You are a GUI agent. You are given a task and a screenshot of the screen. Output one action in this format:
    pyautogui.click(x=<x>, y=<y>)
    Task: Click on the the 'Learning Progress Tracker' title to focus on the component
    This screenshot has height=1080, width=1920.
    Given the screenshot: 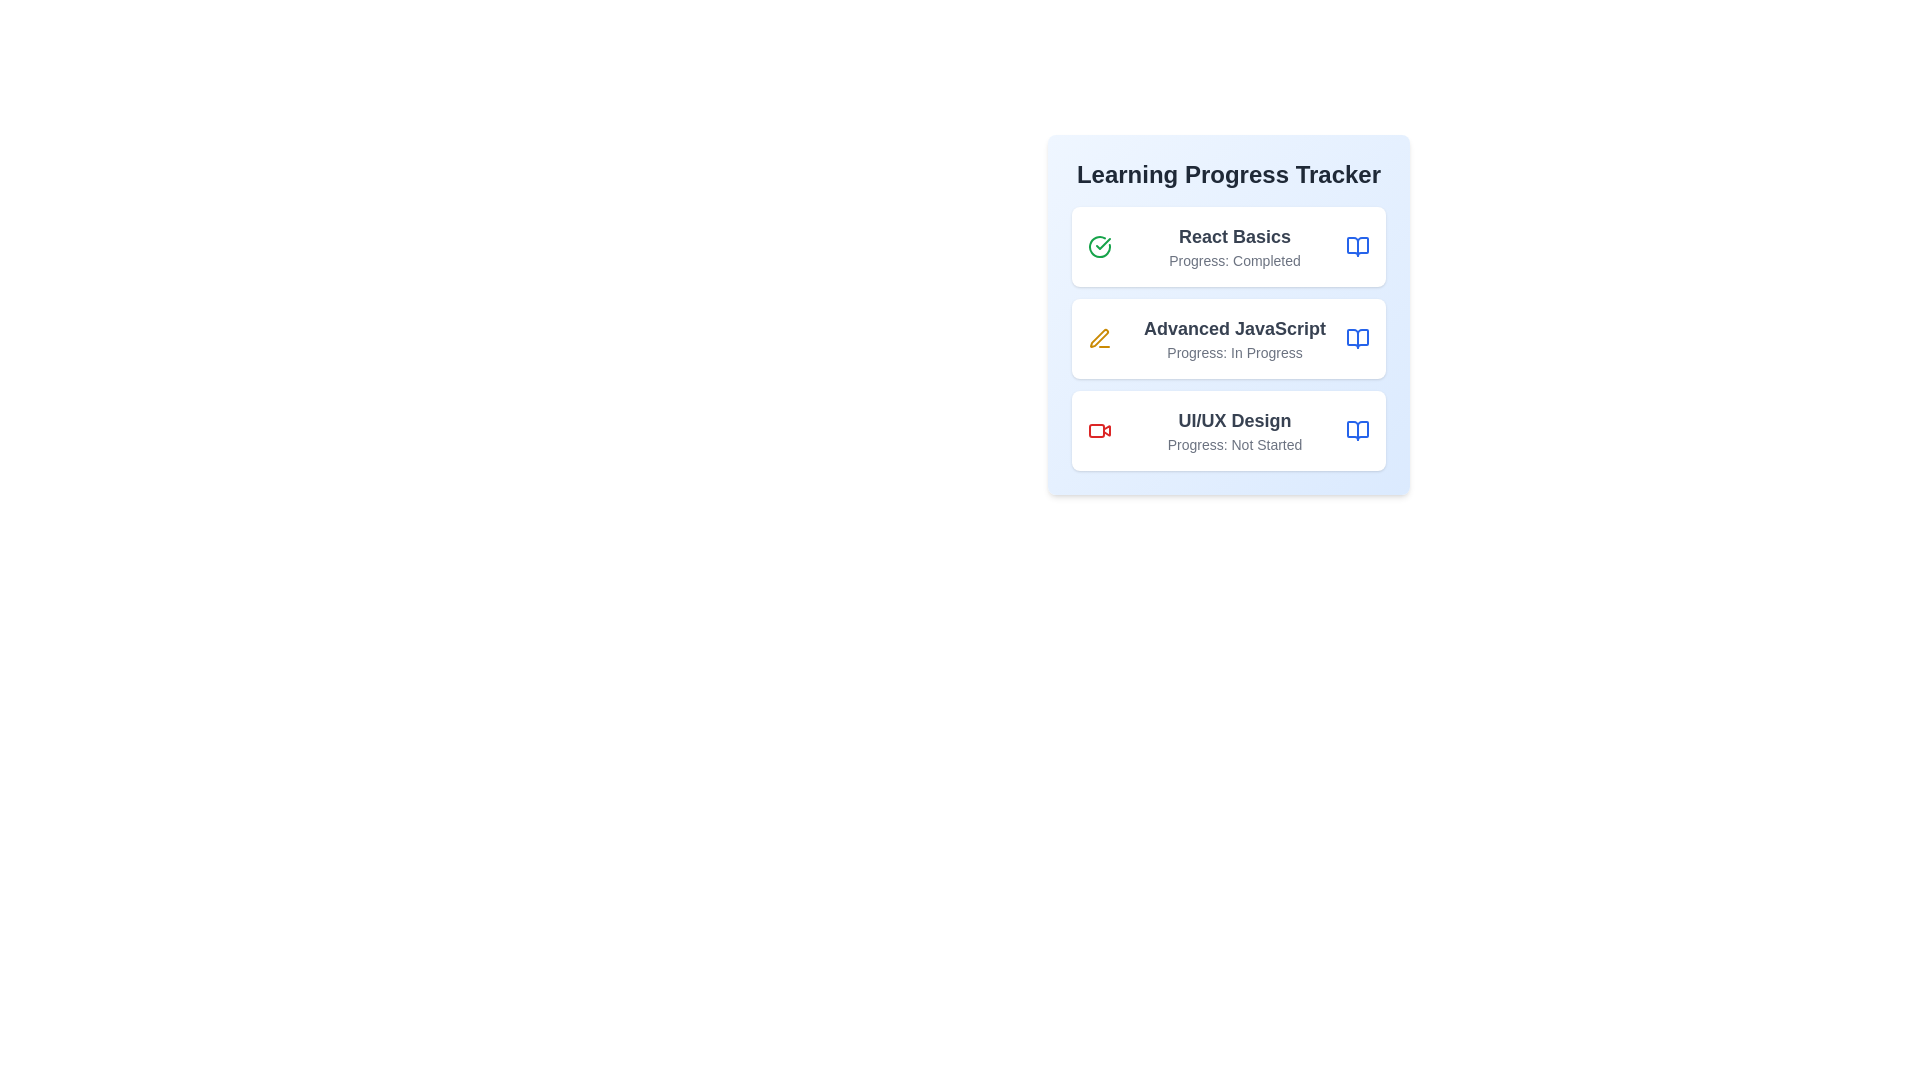 What is the action you would take?
    pyautogui.click(x=1227, y=173)
    